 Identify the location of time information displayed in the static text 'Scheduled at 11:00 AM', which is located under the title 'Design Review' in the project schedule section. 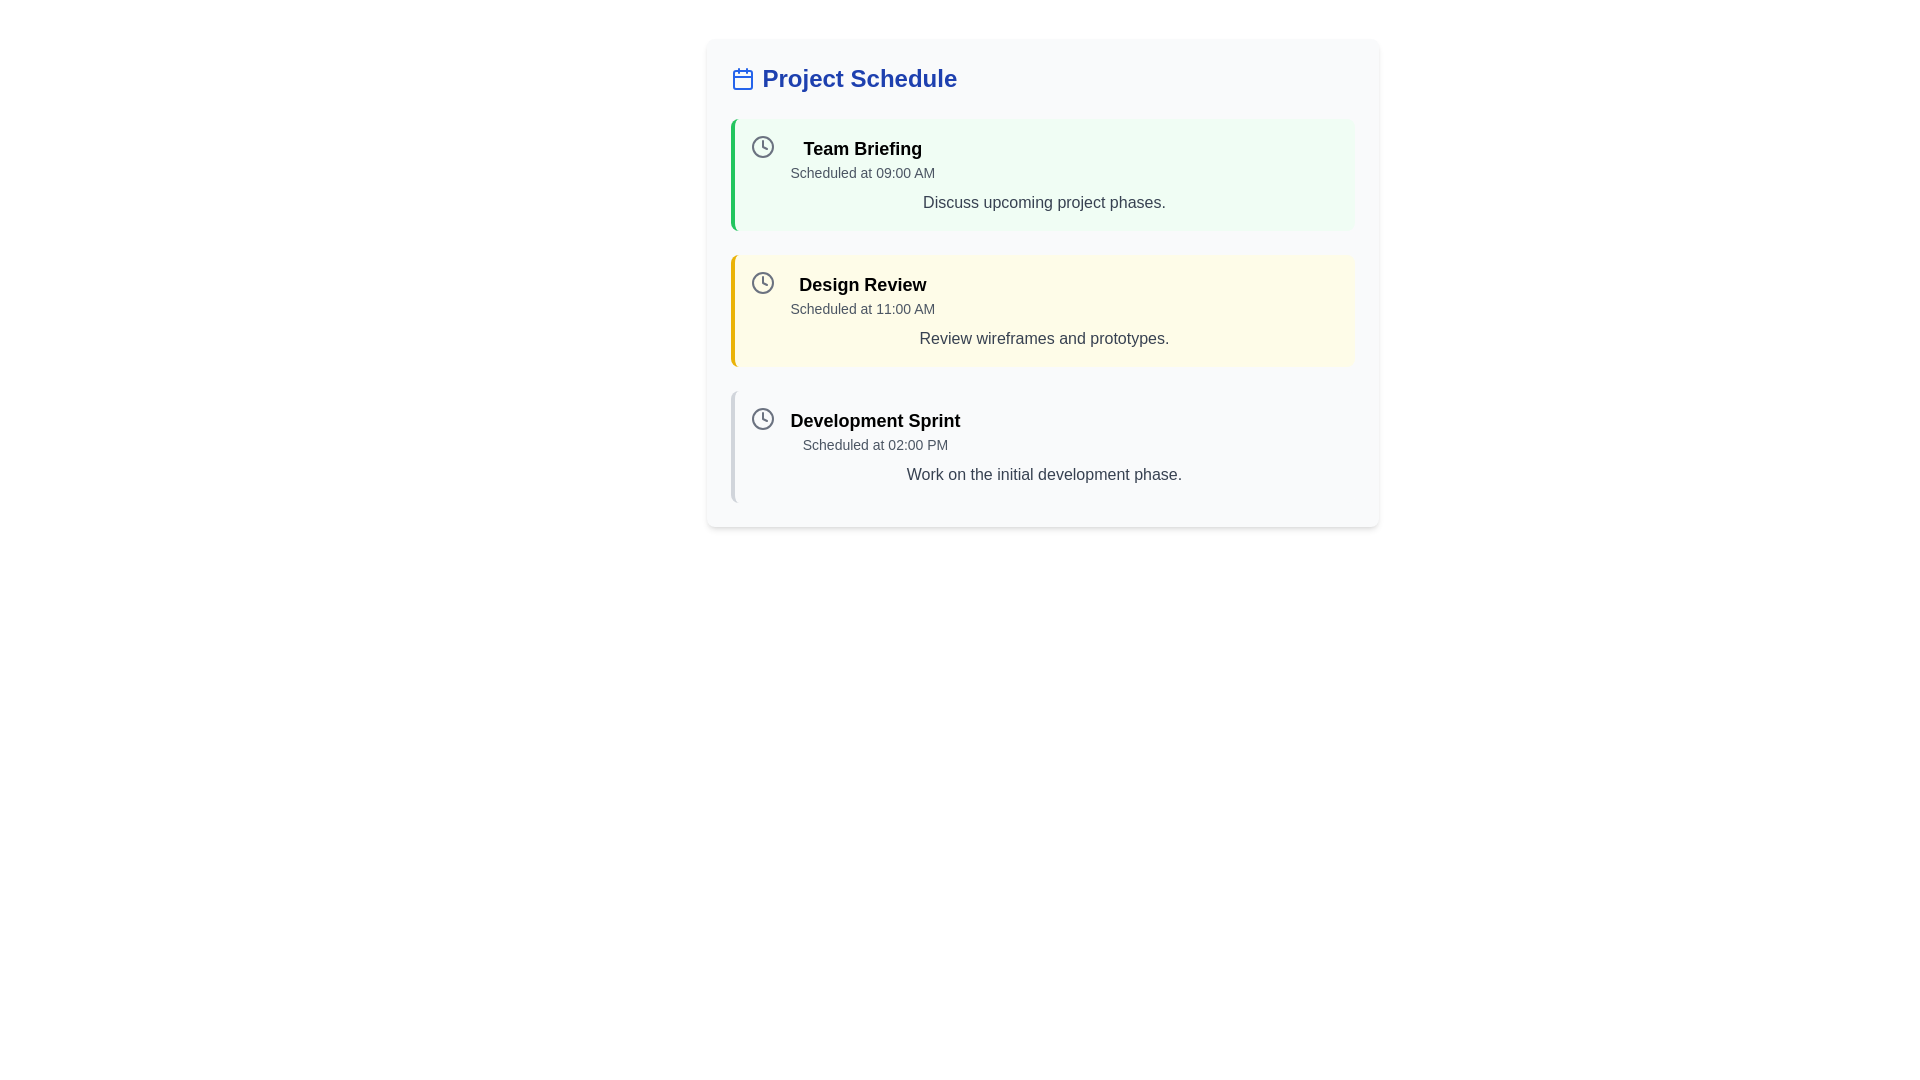
(862, 308).